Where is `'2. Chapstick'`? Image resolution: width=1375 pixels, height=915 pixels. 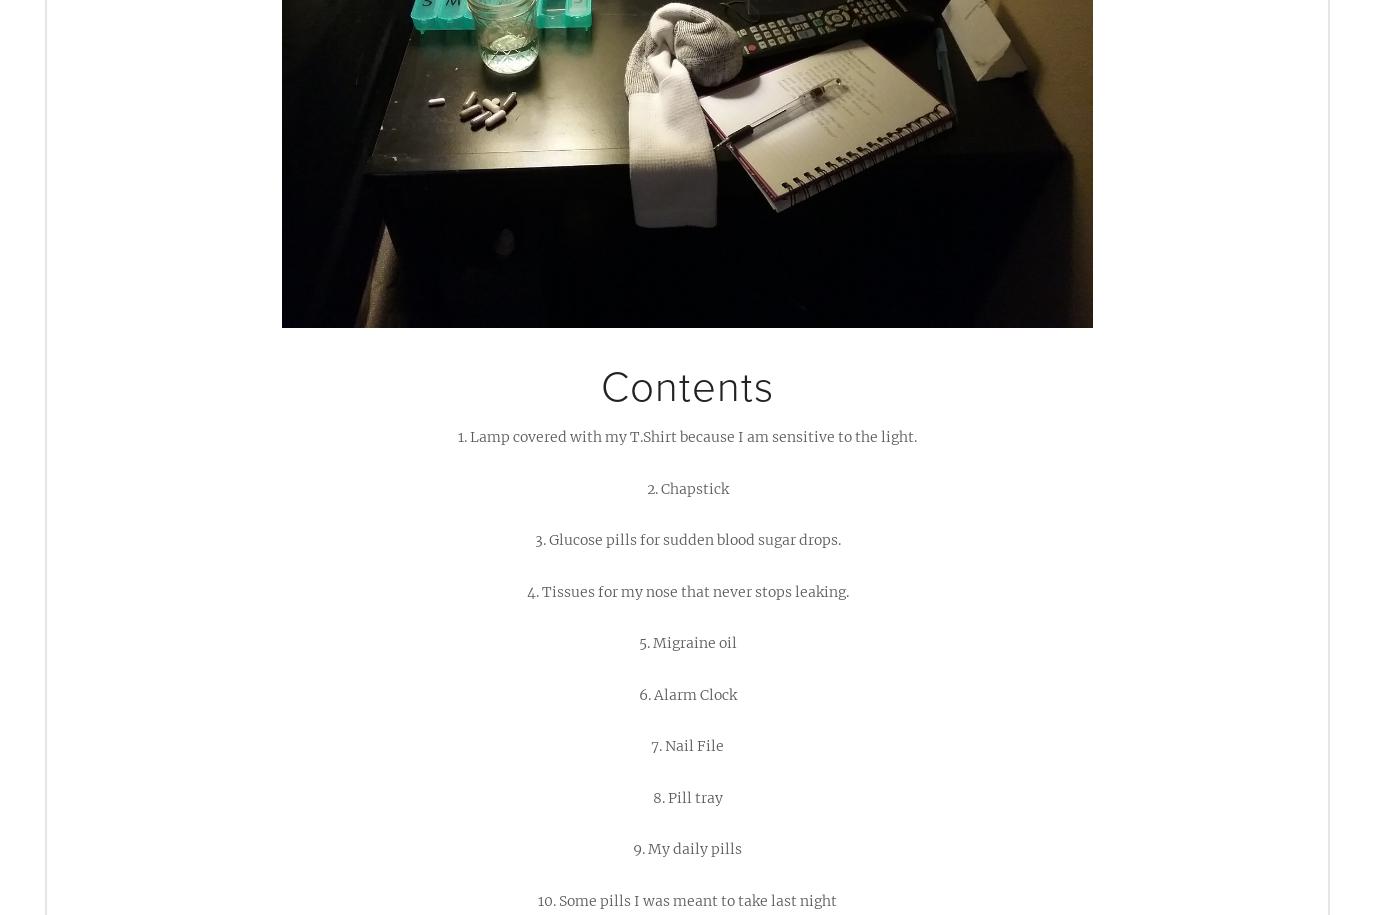 '2. Chapstick' is located at coordinates (685, 486).